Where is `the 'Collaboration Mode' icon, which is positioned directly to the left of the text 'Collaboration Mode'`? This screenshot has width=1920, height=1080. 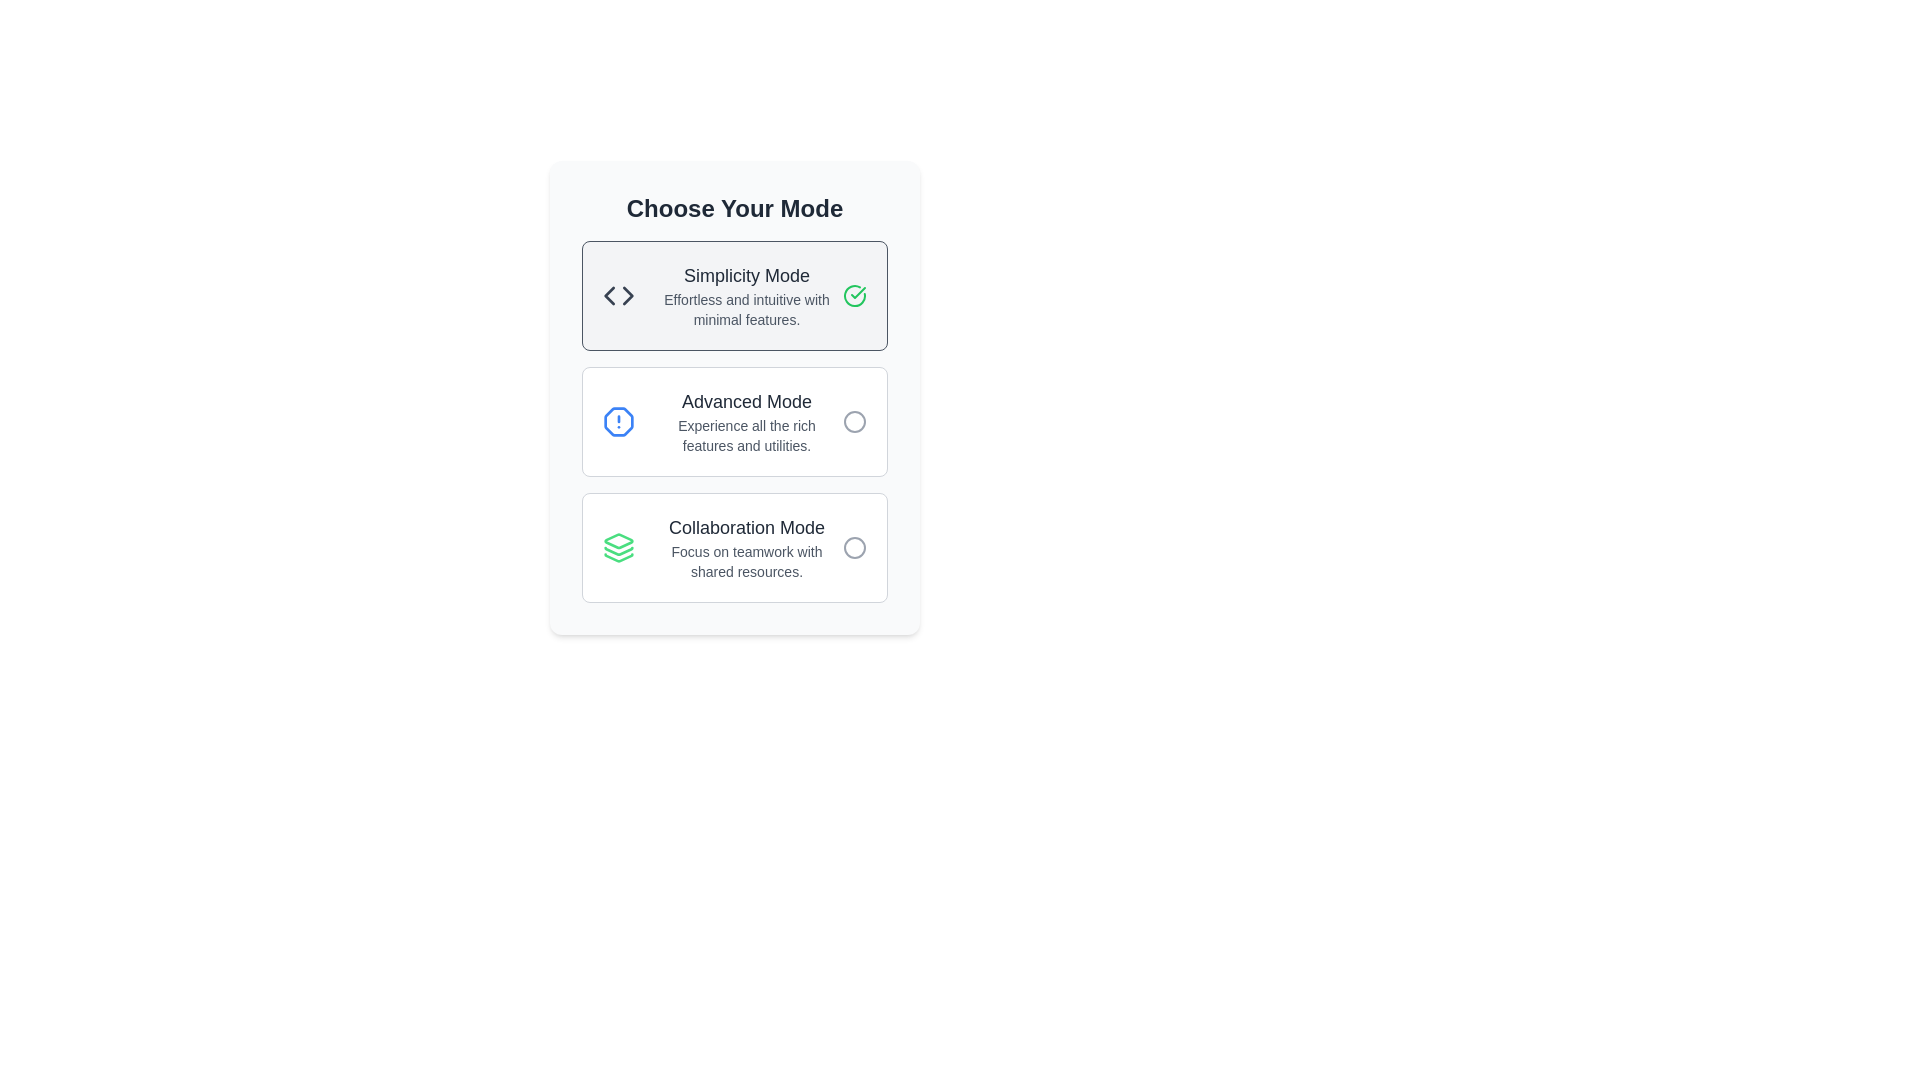 the 'Collaboration Mode' icon, which is positioned directly to the left of the text 'Collaboration Mode' is located at coordinates (618, 547).